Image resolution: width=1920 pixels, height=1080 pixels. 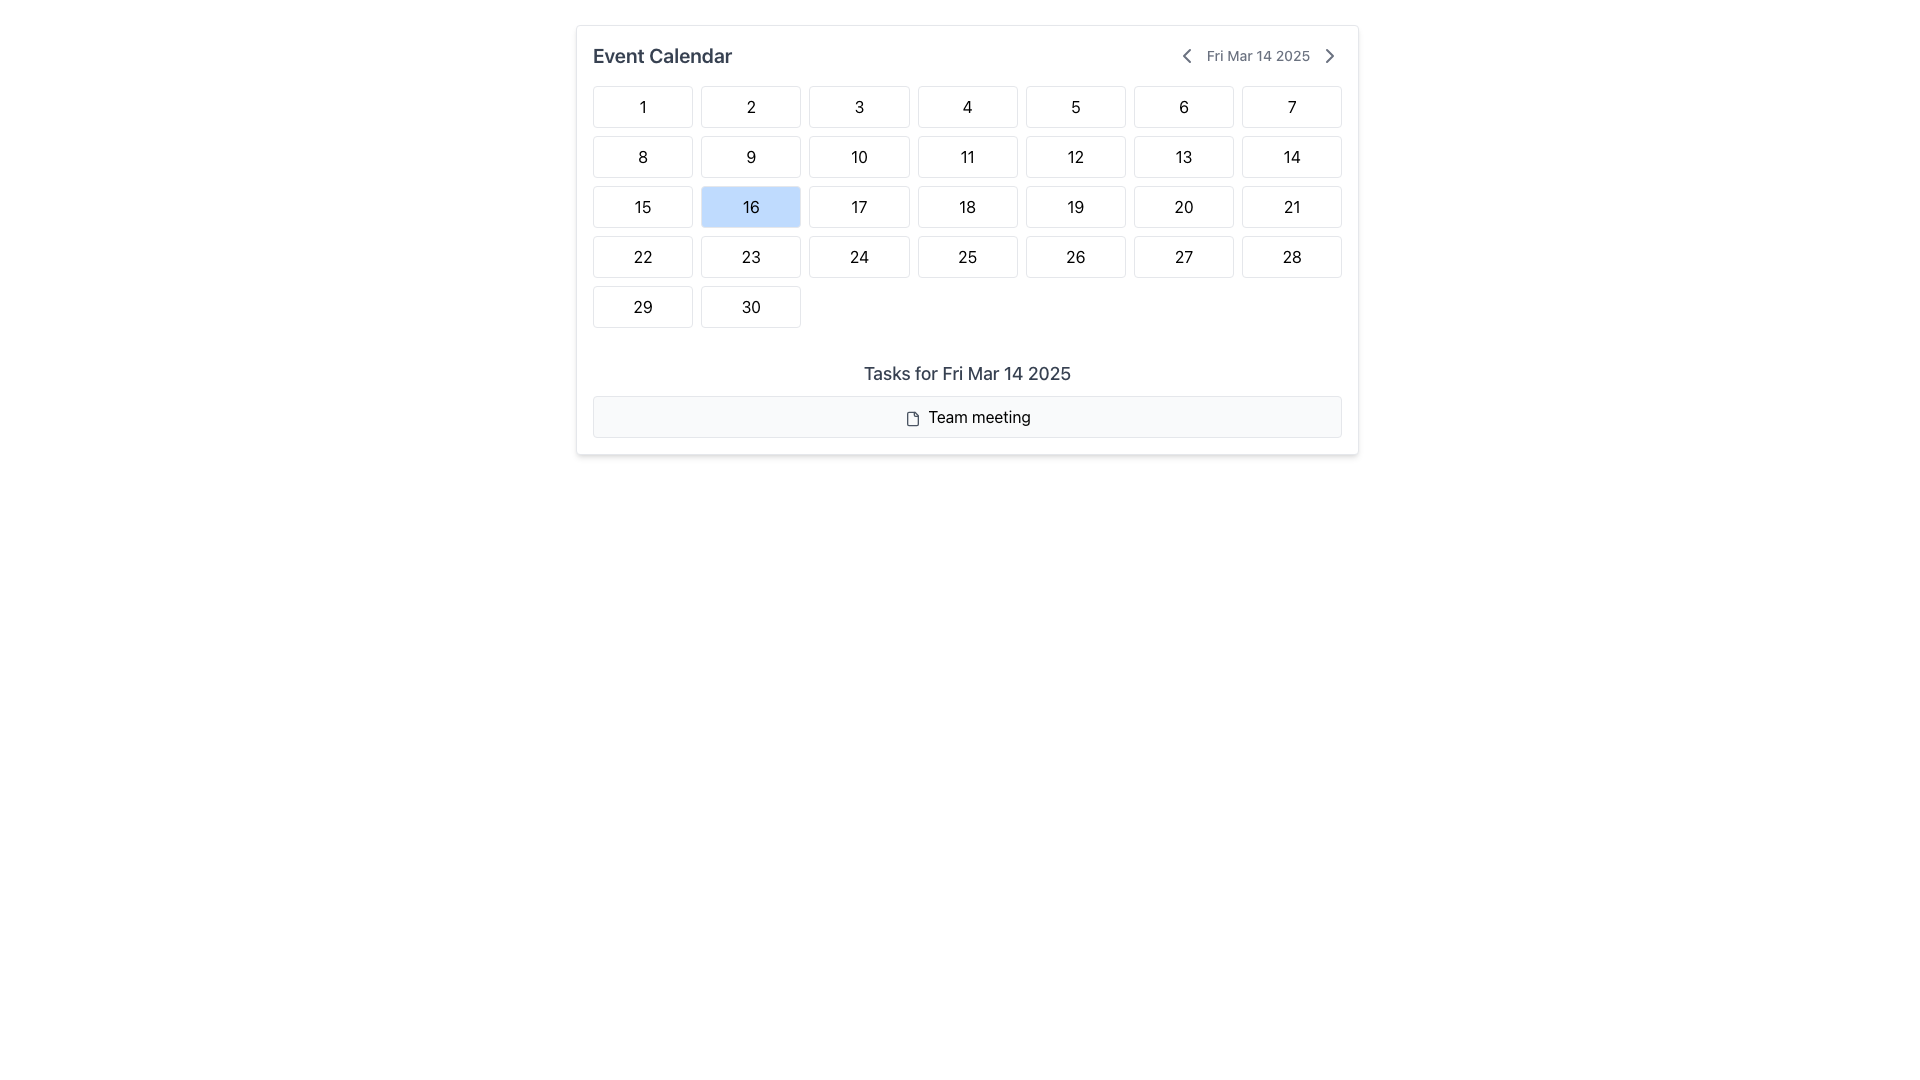 What do you see at coordinates (1184, 256) in the screenshot?
I see `the Calendar Date Button displaying the number '27'` at bounding box center [1184, 256].